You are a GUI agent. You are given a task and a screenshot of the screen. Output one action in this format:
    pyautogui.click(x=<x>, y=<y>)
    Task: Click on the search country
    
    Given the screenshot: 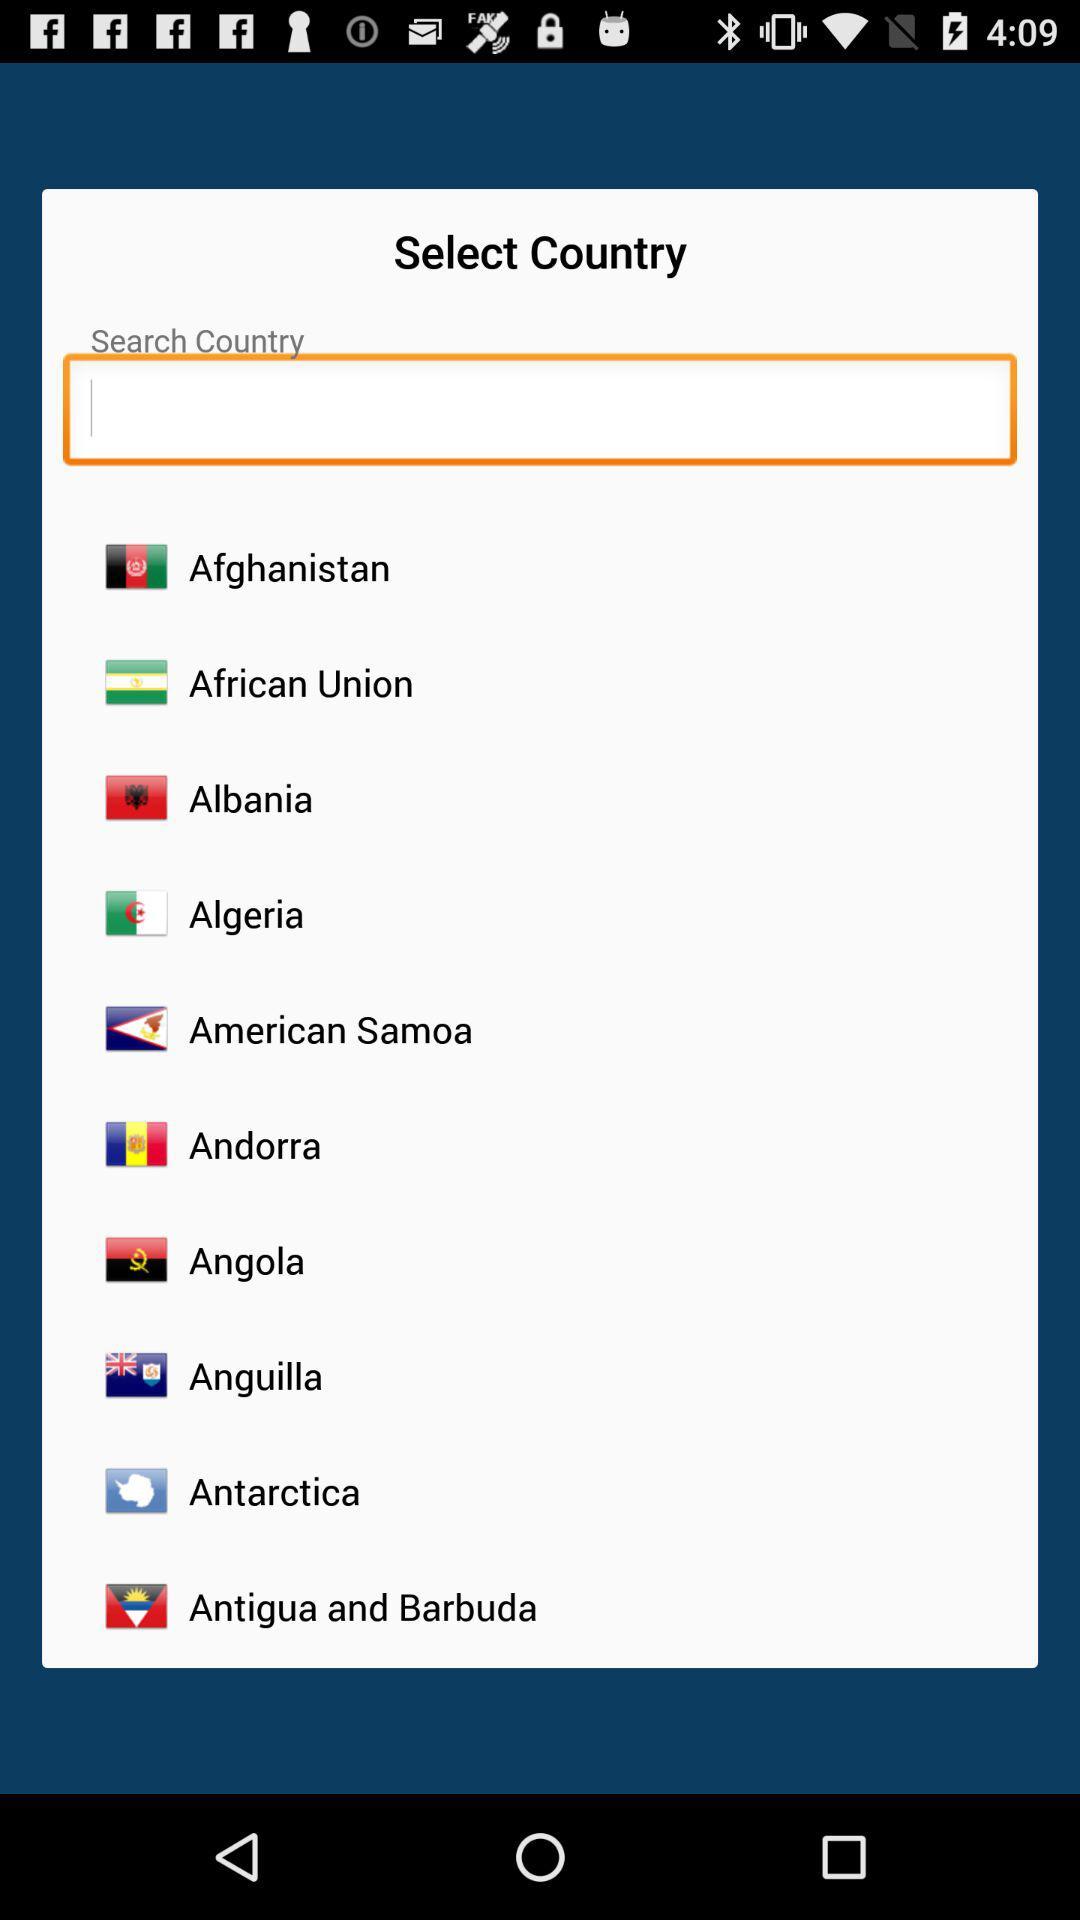 What is the action you would take?
    pyautogui.click(x=540, y=413)
    